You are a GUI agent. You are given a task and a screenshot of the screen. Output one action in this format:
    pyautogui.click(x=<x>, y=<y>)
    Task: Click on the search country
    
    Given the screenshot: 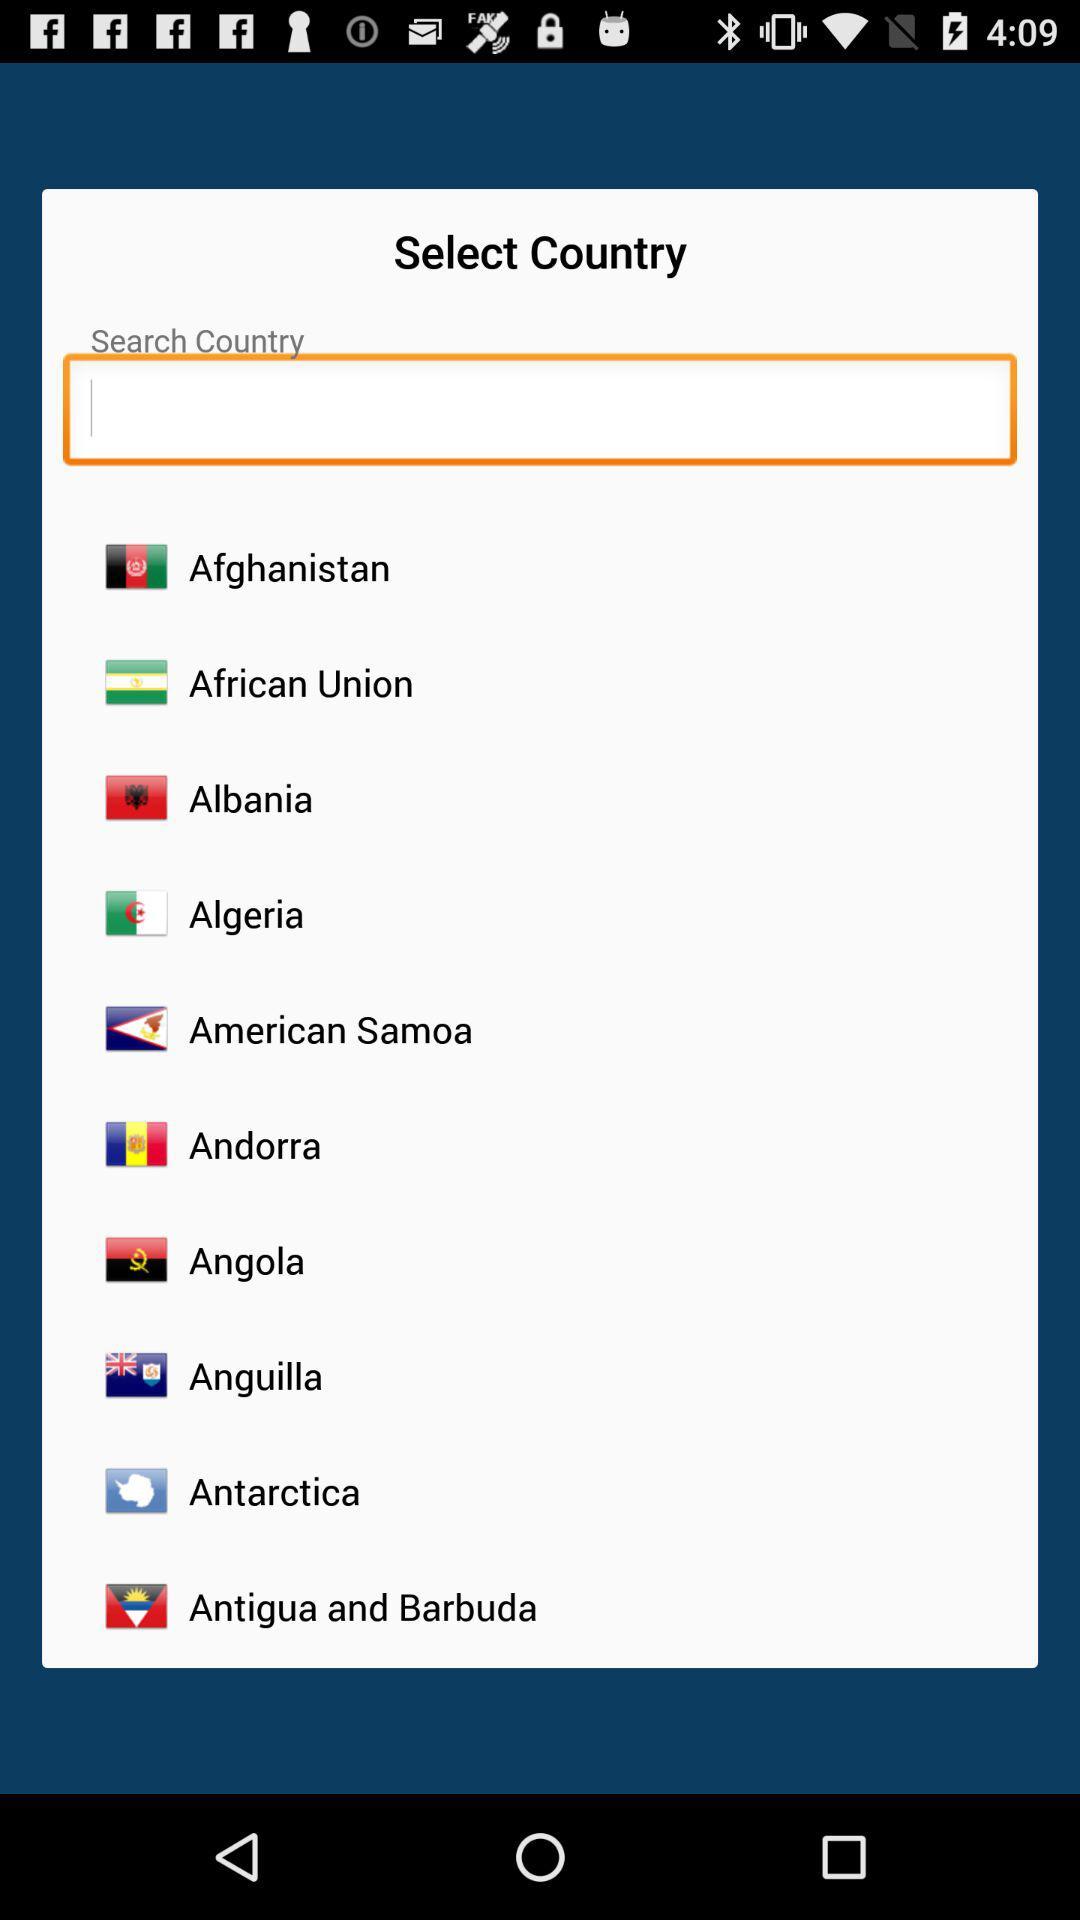 What is the action you would take?
    pyautogui.click(x=540, y=413)
    